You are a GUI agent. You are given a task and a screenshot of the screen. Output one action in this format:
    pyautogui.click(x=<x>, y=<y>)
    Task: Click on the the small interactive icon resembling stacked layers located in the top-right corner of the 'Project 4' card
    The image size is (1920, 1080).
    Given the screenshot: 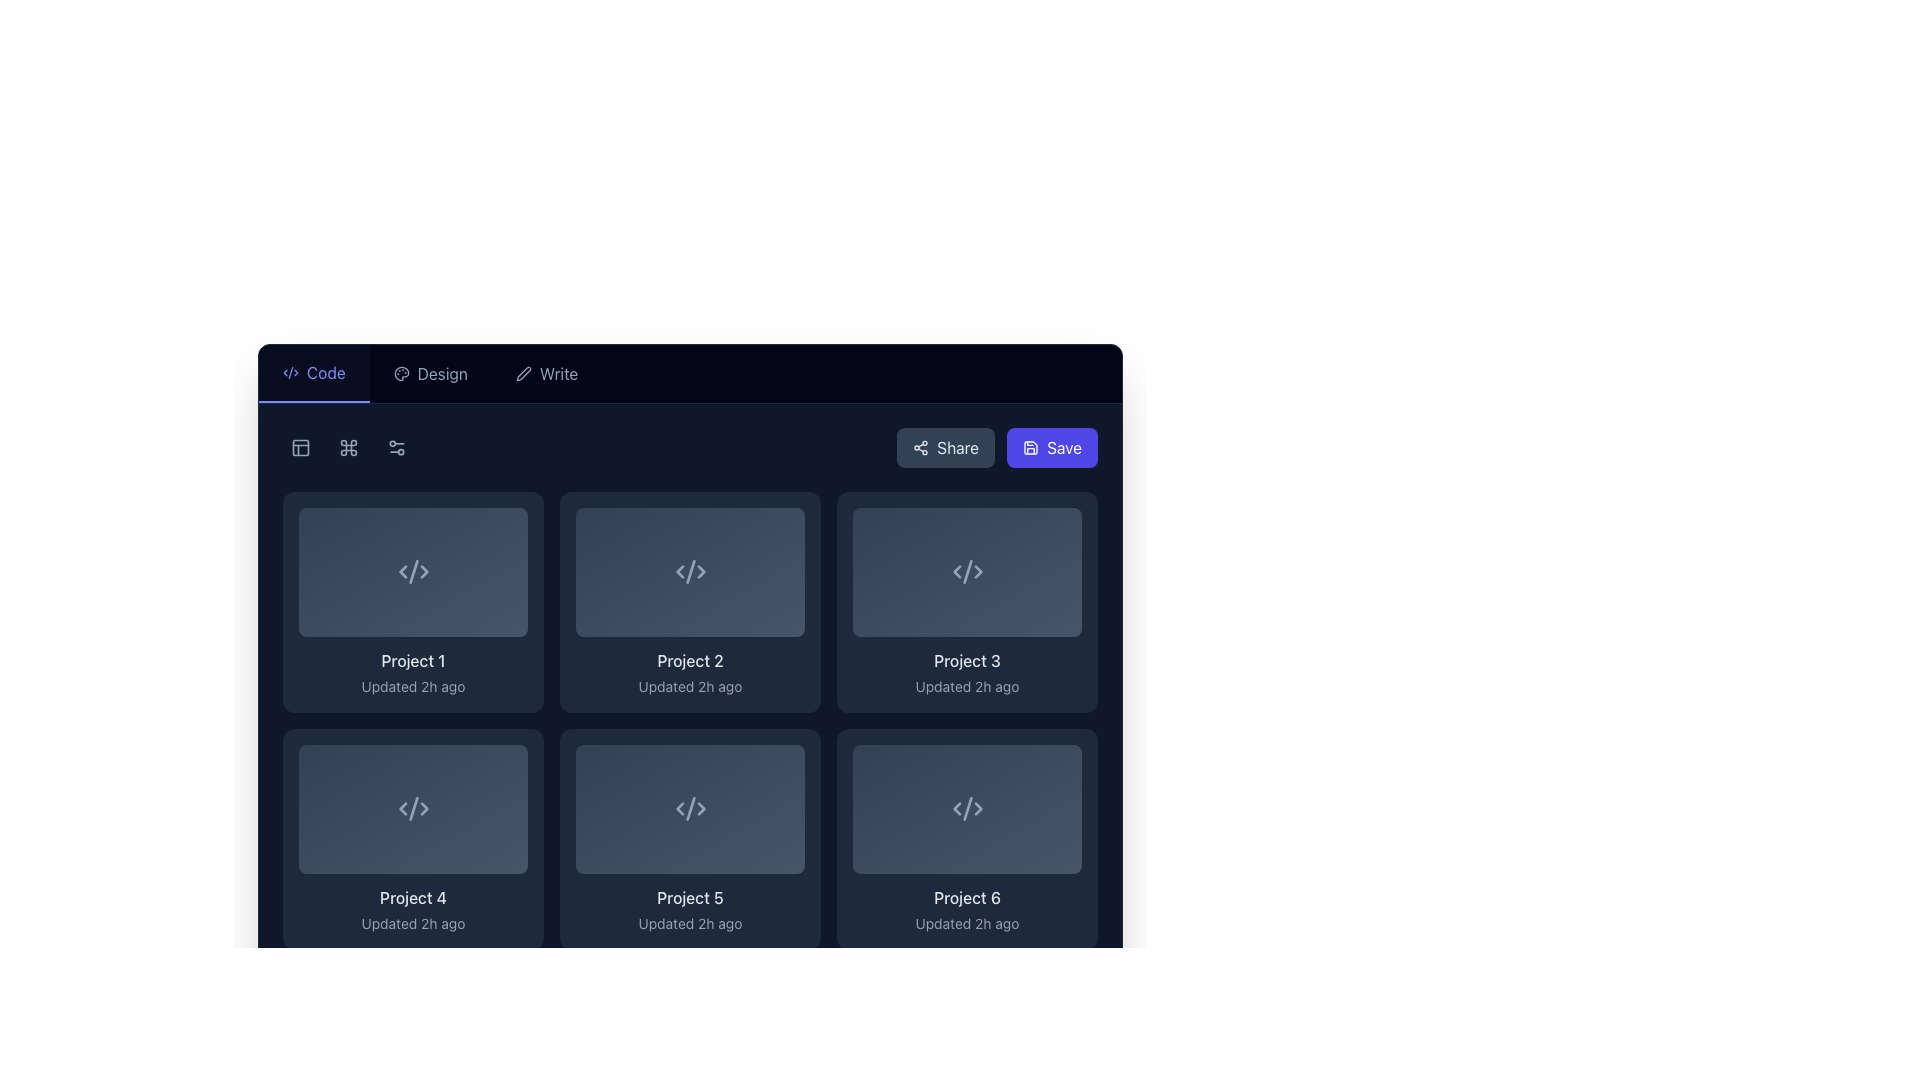 What is the action you would take?
    pyautogui.click(x=523, y=748)
    